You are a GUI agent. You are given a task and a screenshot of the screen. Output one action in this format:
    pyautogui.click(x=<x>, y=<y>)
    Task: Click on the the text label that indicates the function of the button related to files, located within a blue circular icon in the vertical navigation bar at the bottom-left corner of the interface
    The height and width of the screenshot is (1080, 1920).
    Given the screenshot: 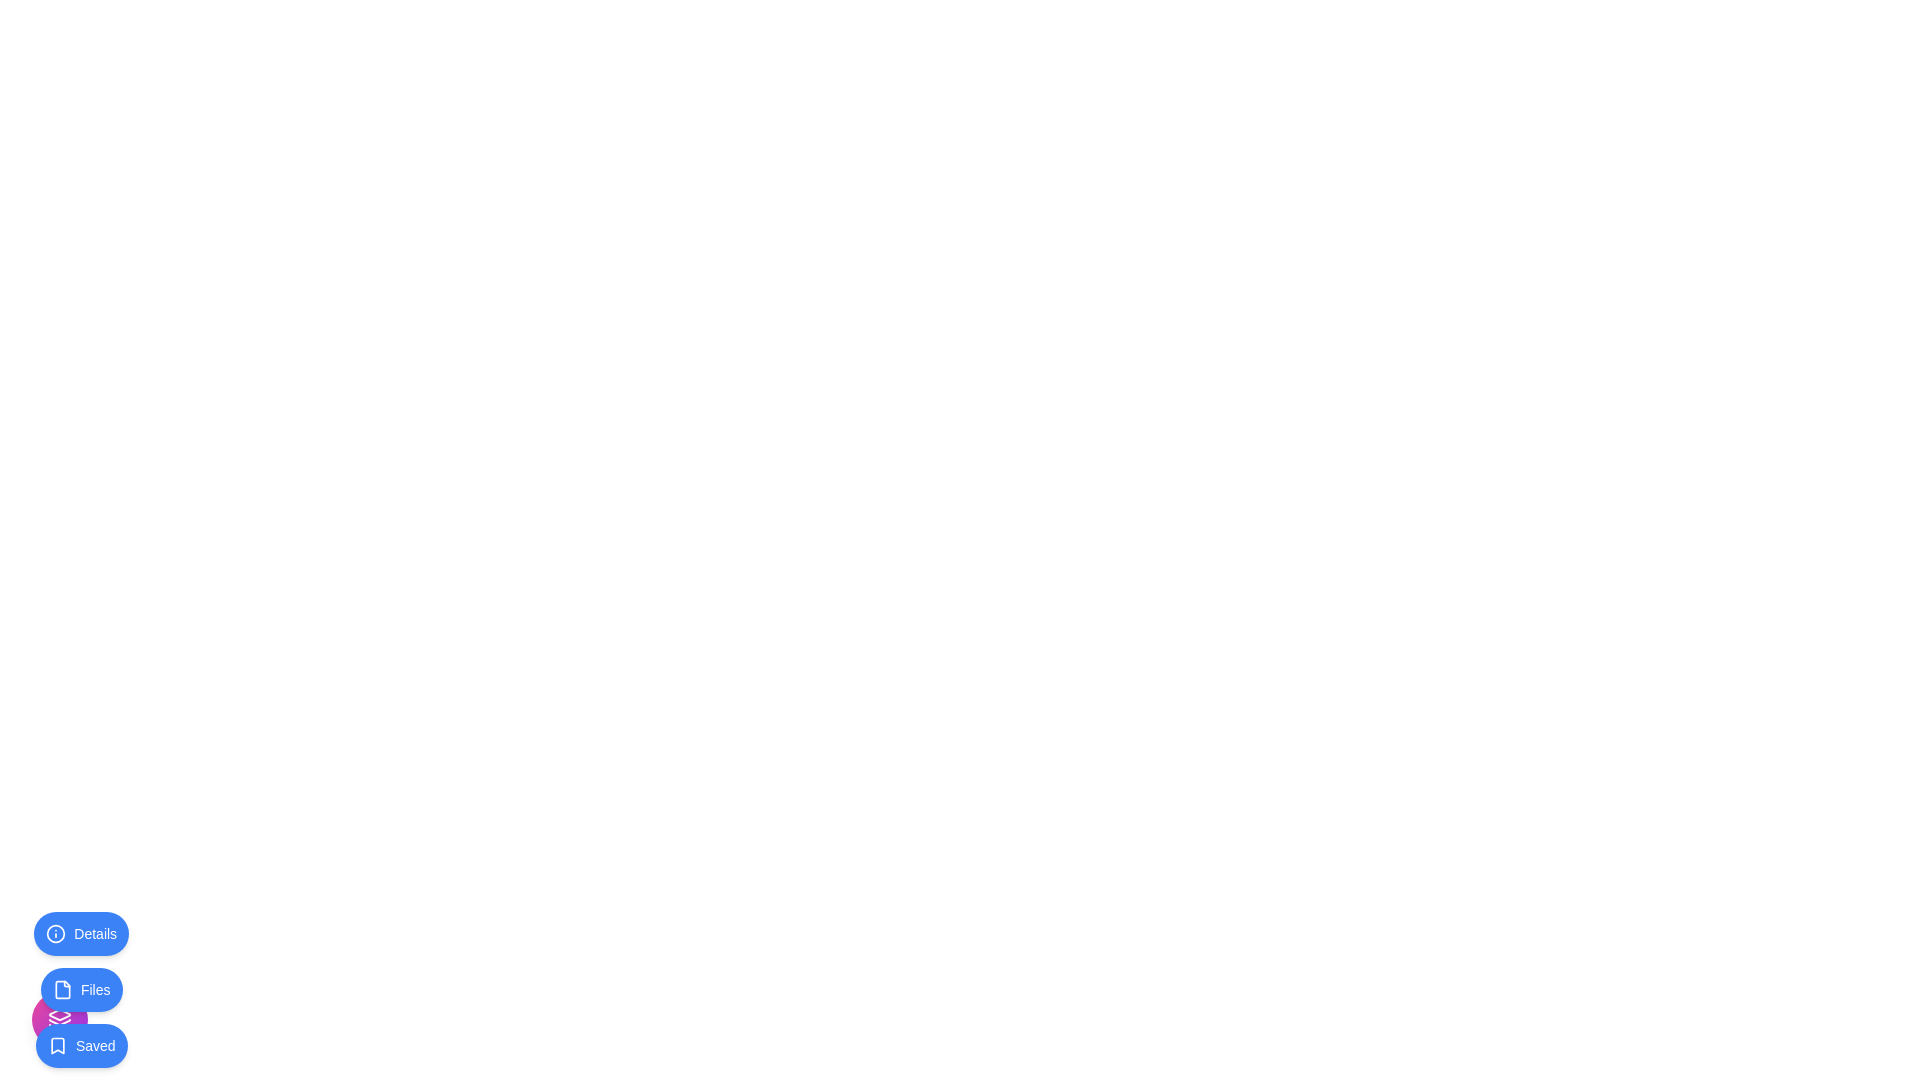 What is the action you would take?
    pyautogui.click(x=94, y=990)
    